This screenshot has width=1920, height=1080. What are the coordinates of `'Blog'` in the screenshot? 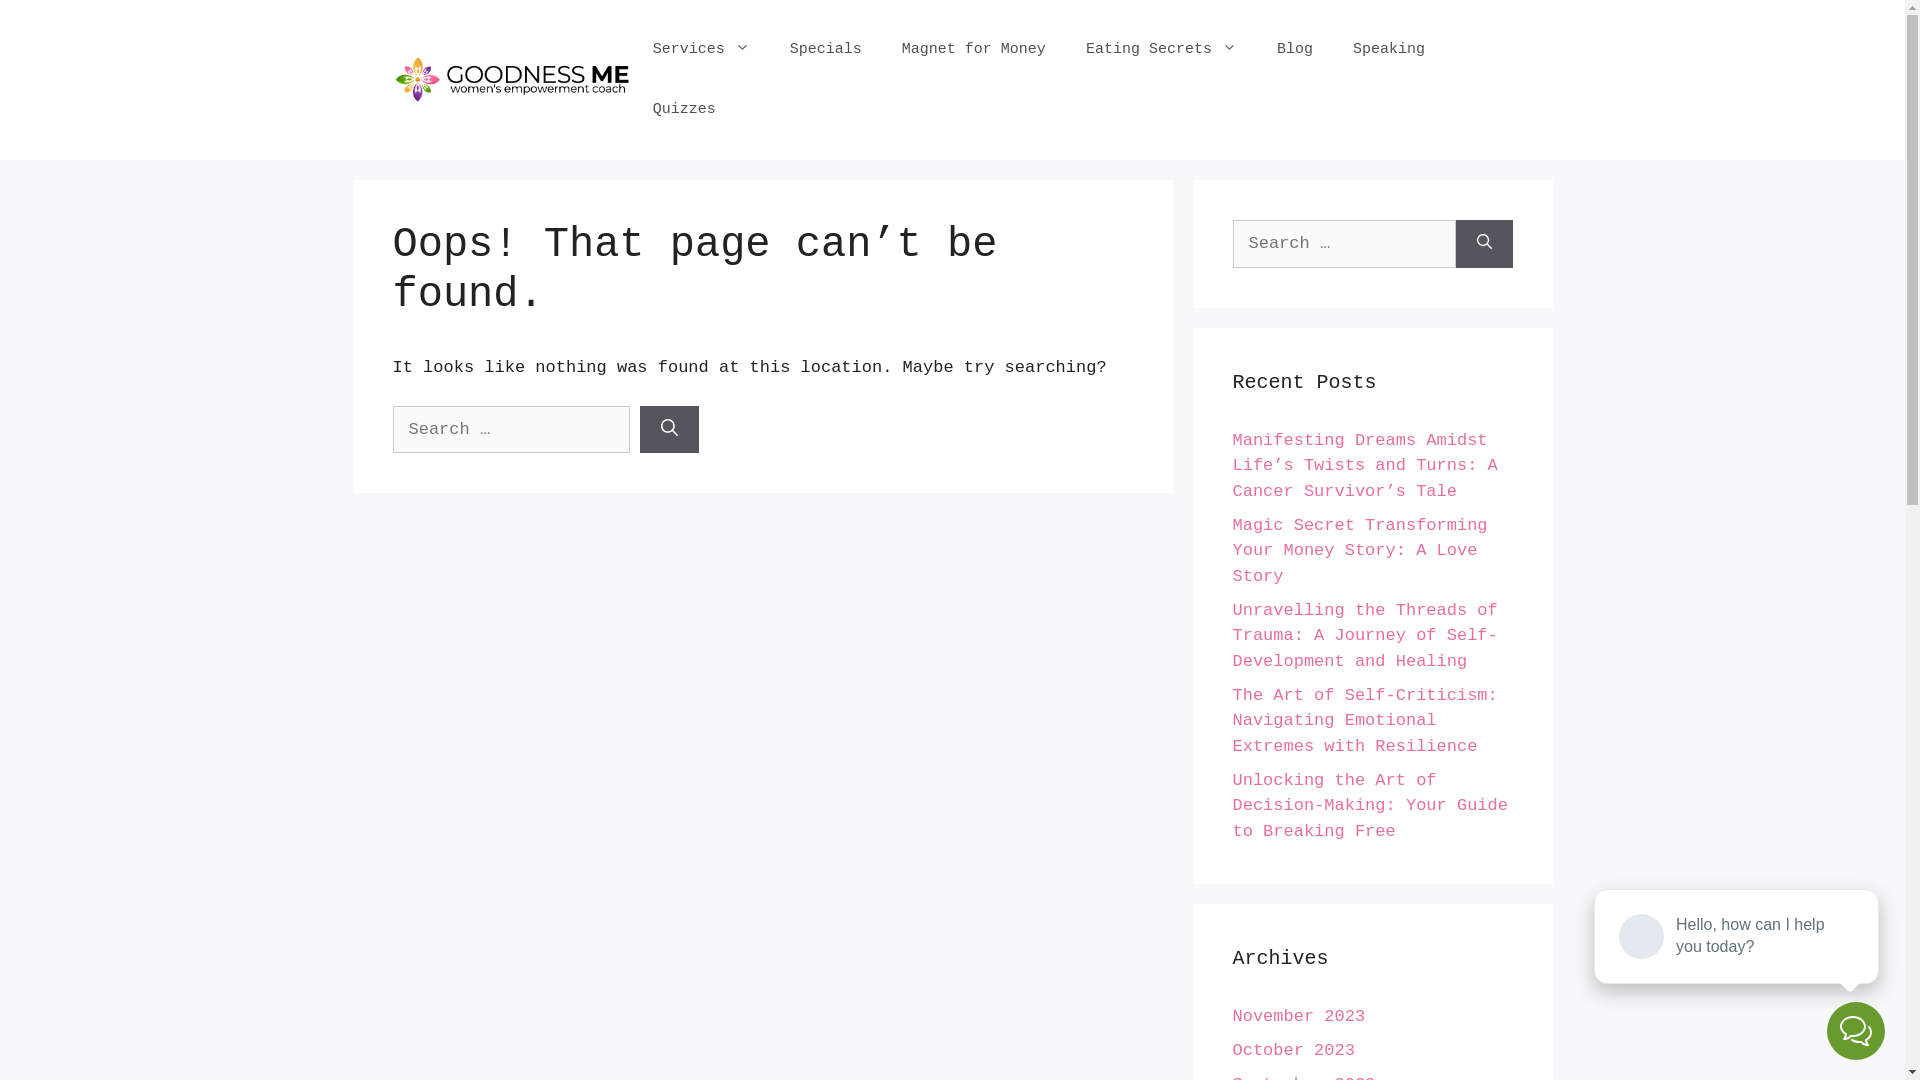 It's located at (1295, 49).